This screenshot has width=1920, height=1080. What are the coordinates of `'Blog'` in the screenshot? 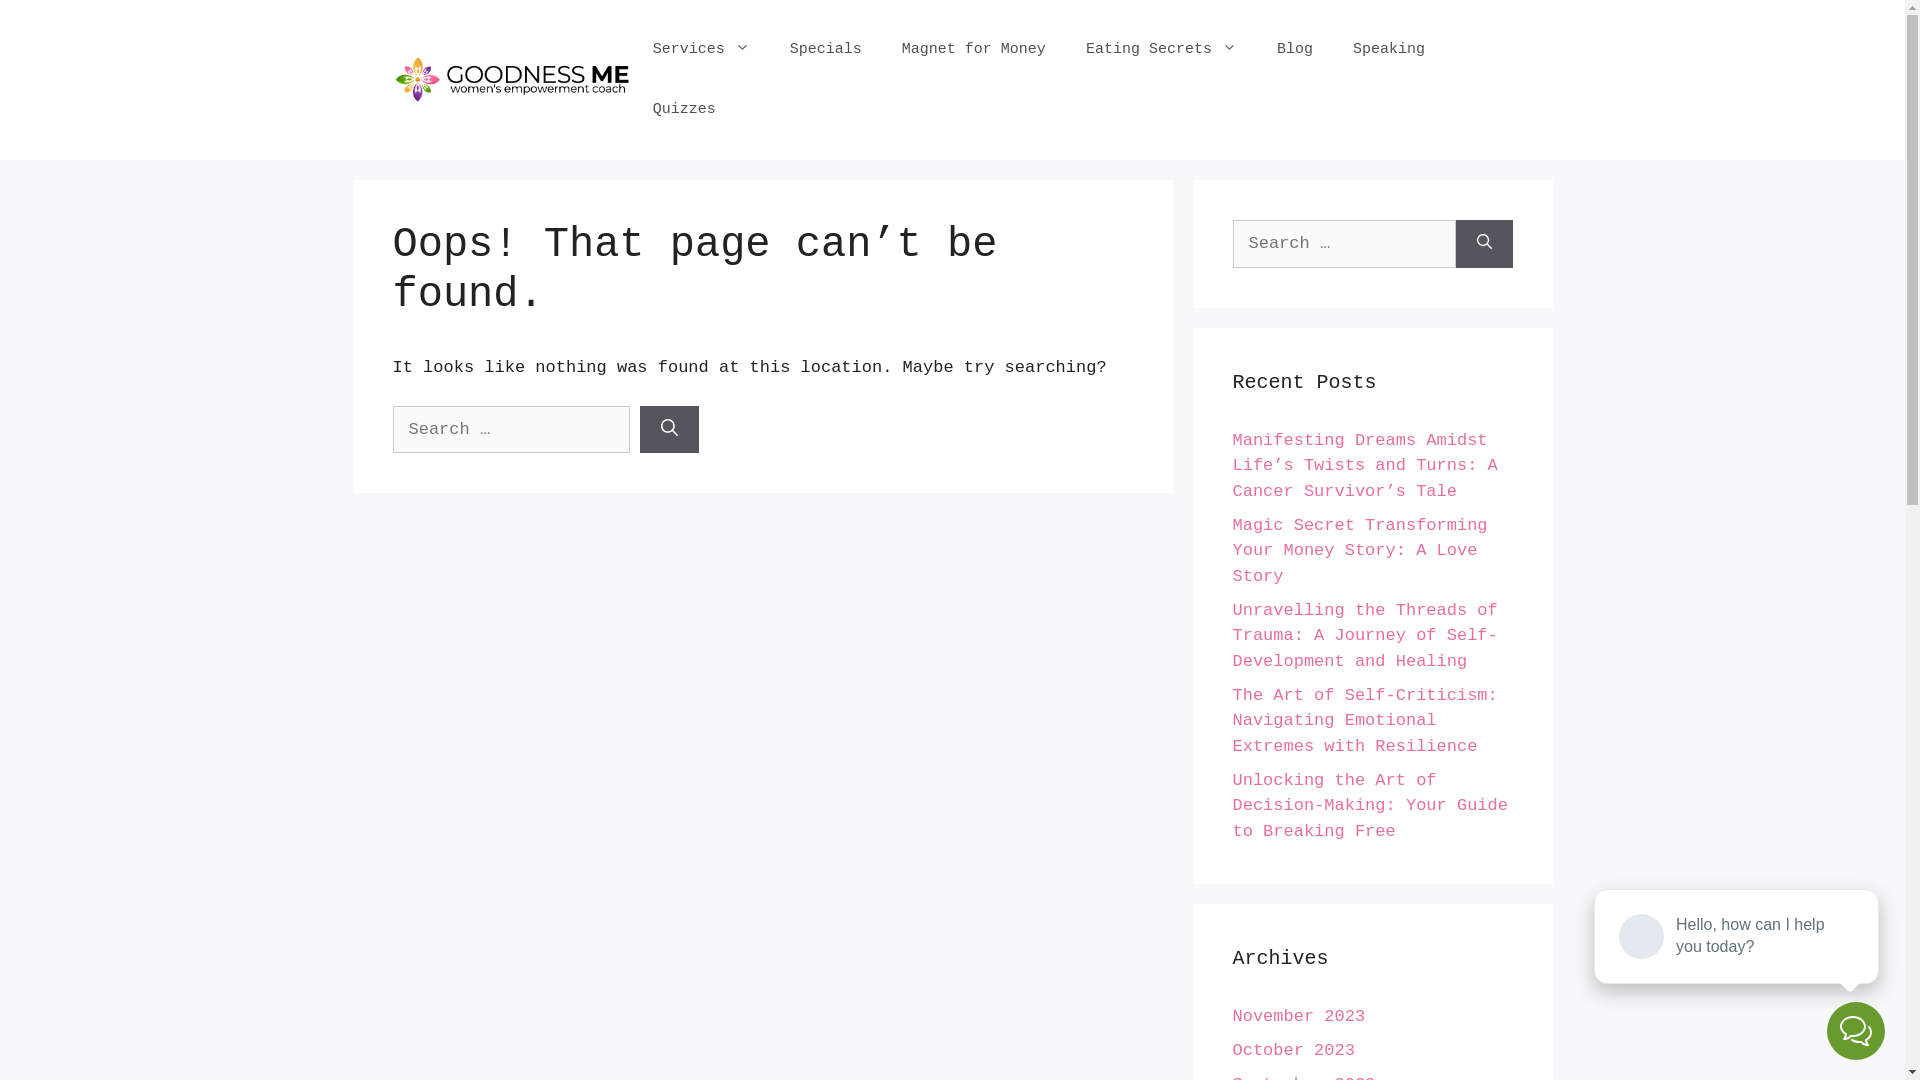 It's located at (1295, 49).